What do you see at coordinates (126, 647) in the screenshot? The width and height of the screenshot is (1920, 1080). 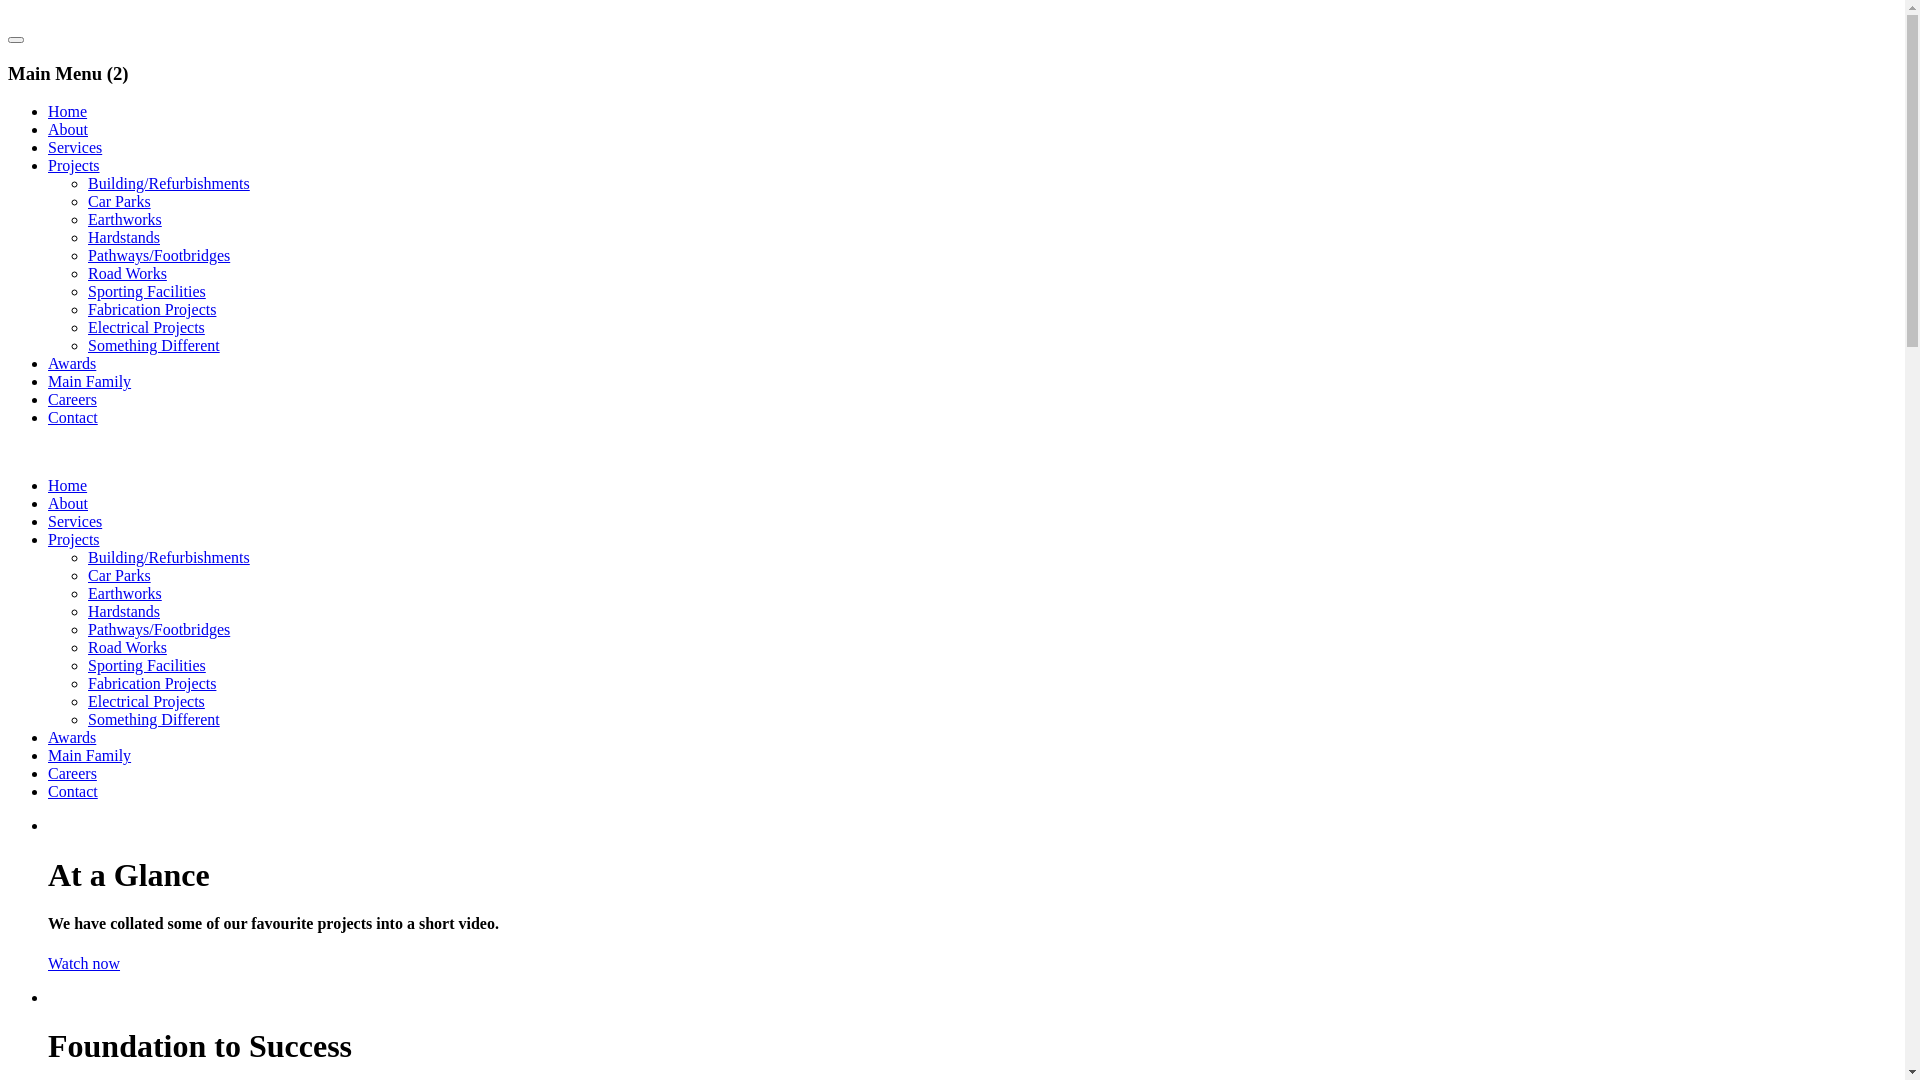 I see `'Road Works'` at bounding box center [126, 647].